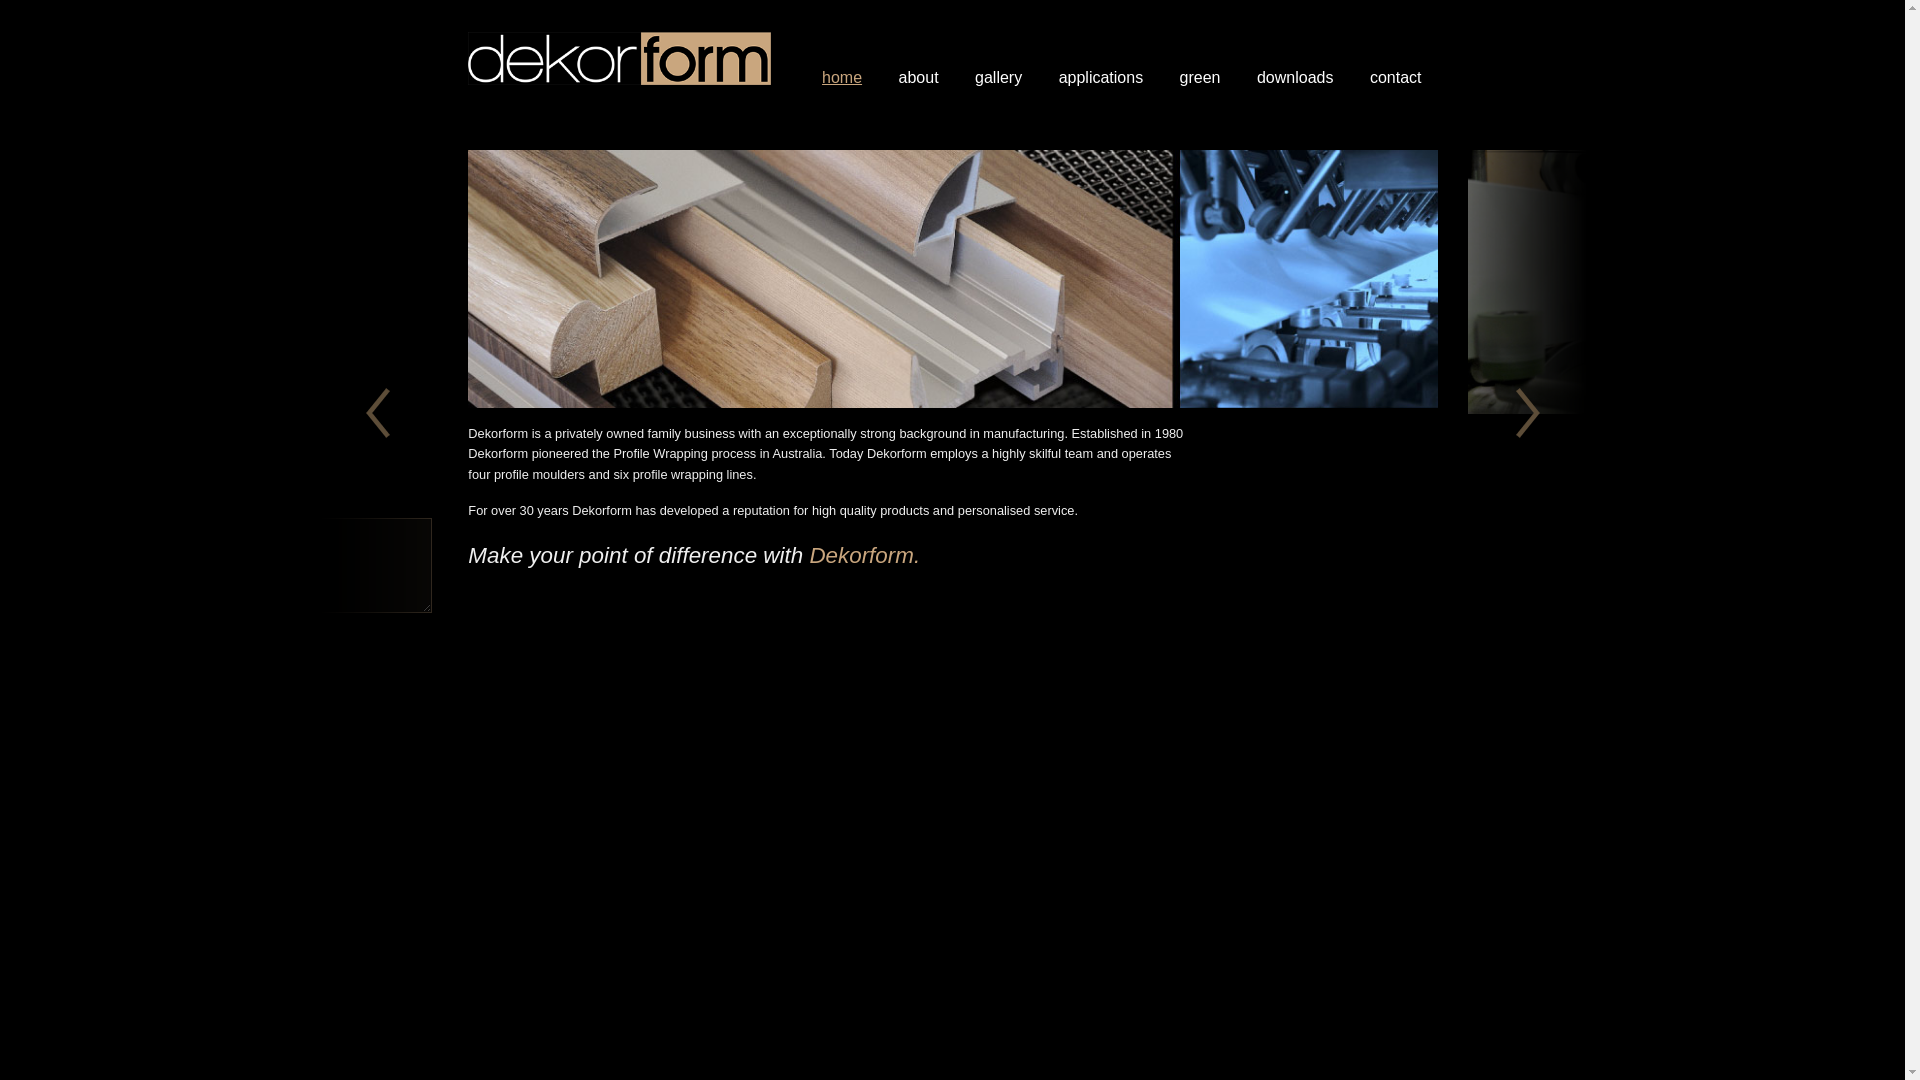  What do you see at coordinates (998, 57) in the screenshot?
I see `'gallery'` at bounding box center [998, 57].